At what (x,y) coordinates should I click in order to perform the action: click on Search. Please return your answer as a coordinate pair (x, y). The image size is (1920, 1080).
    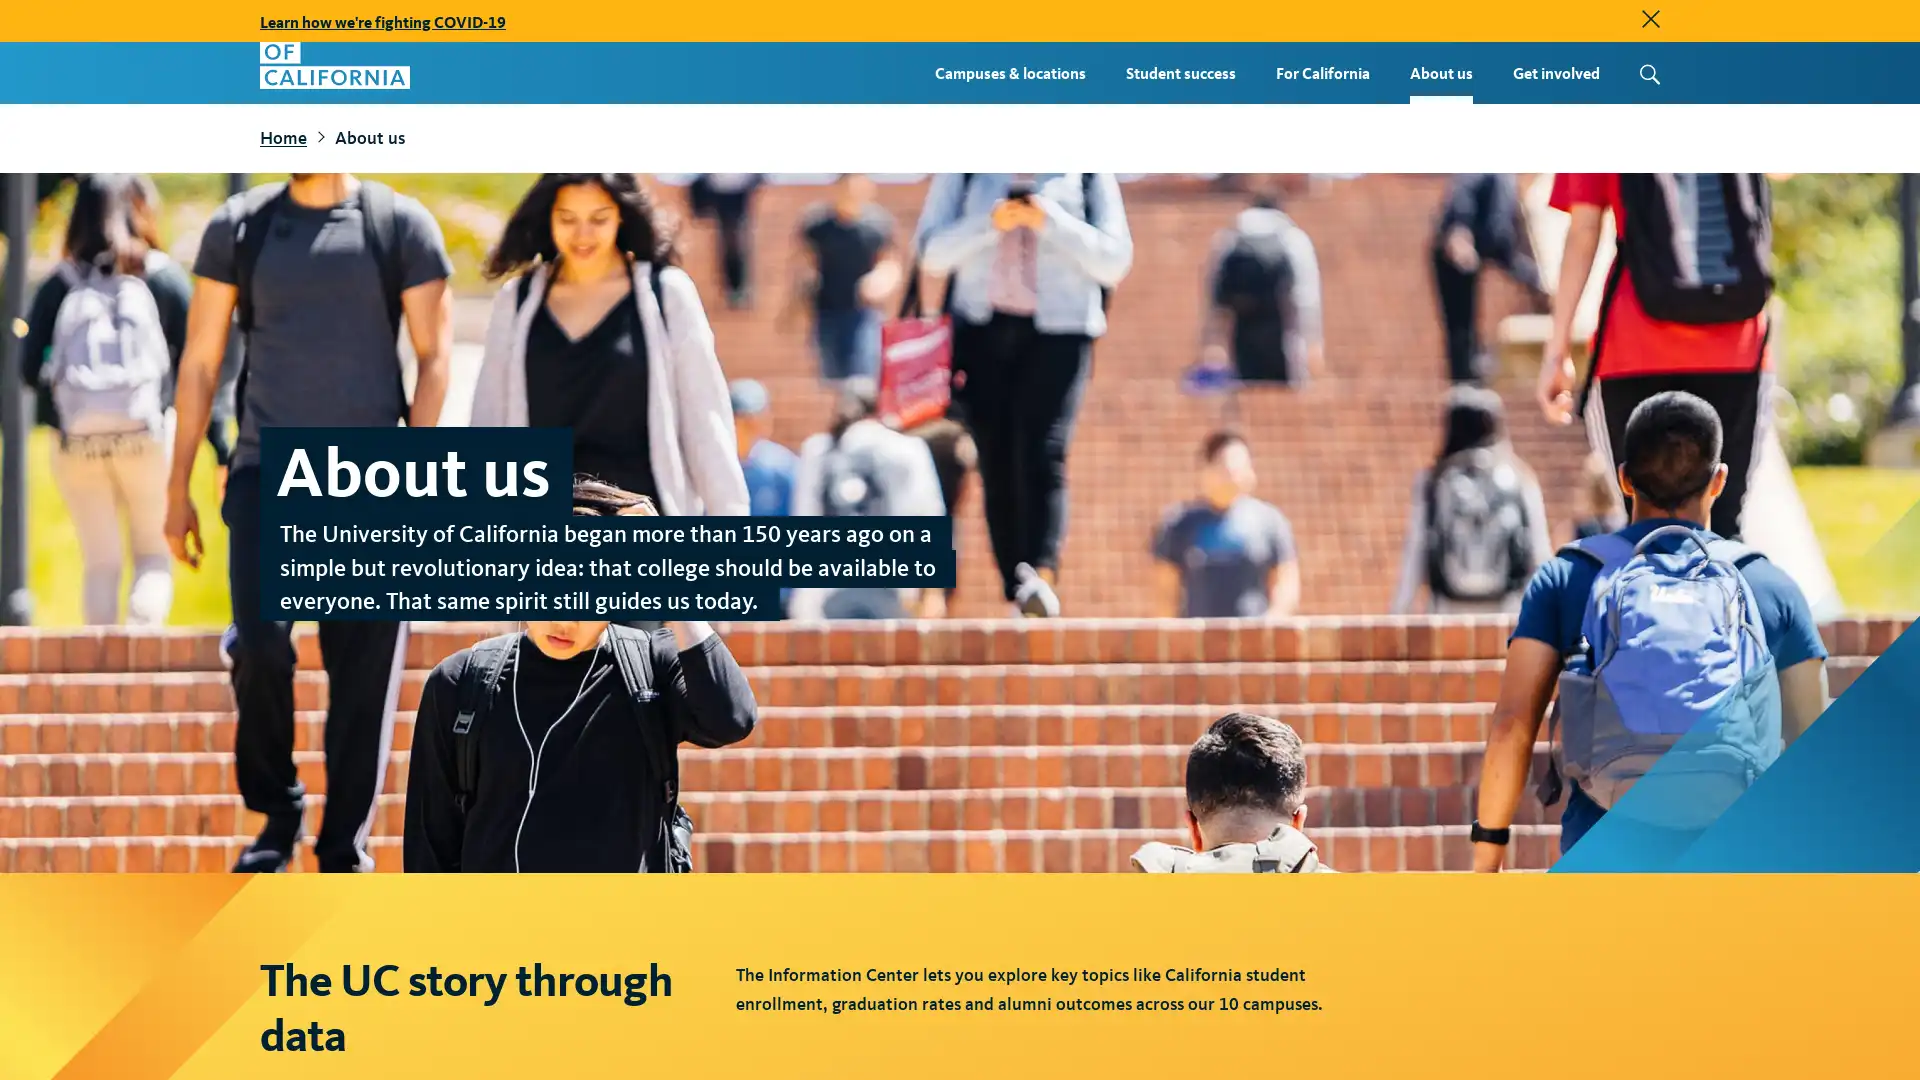
    Looking at the image, I should click on (1645, 72).